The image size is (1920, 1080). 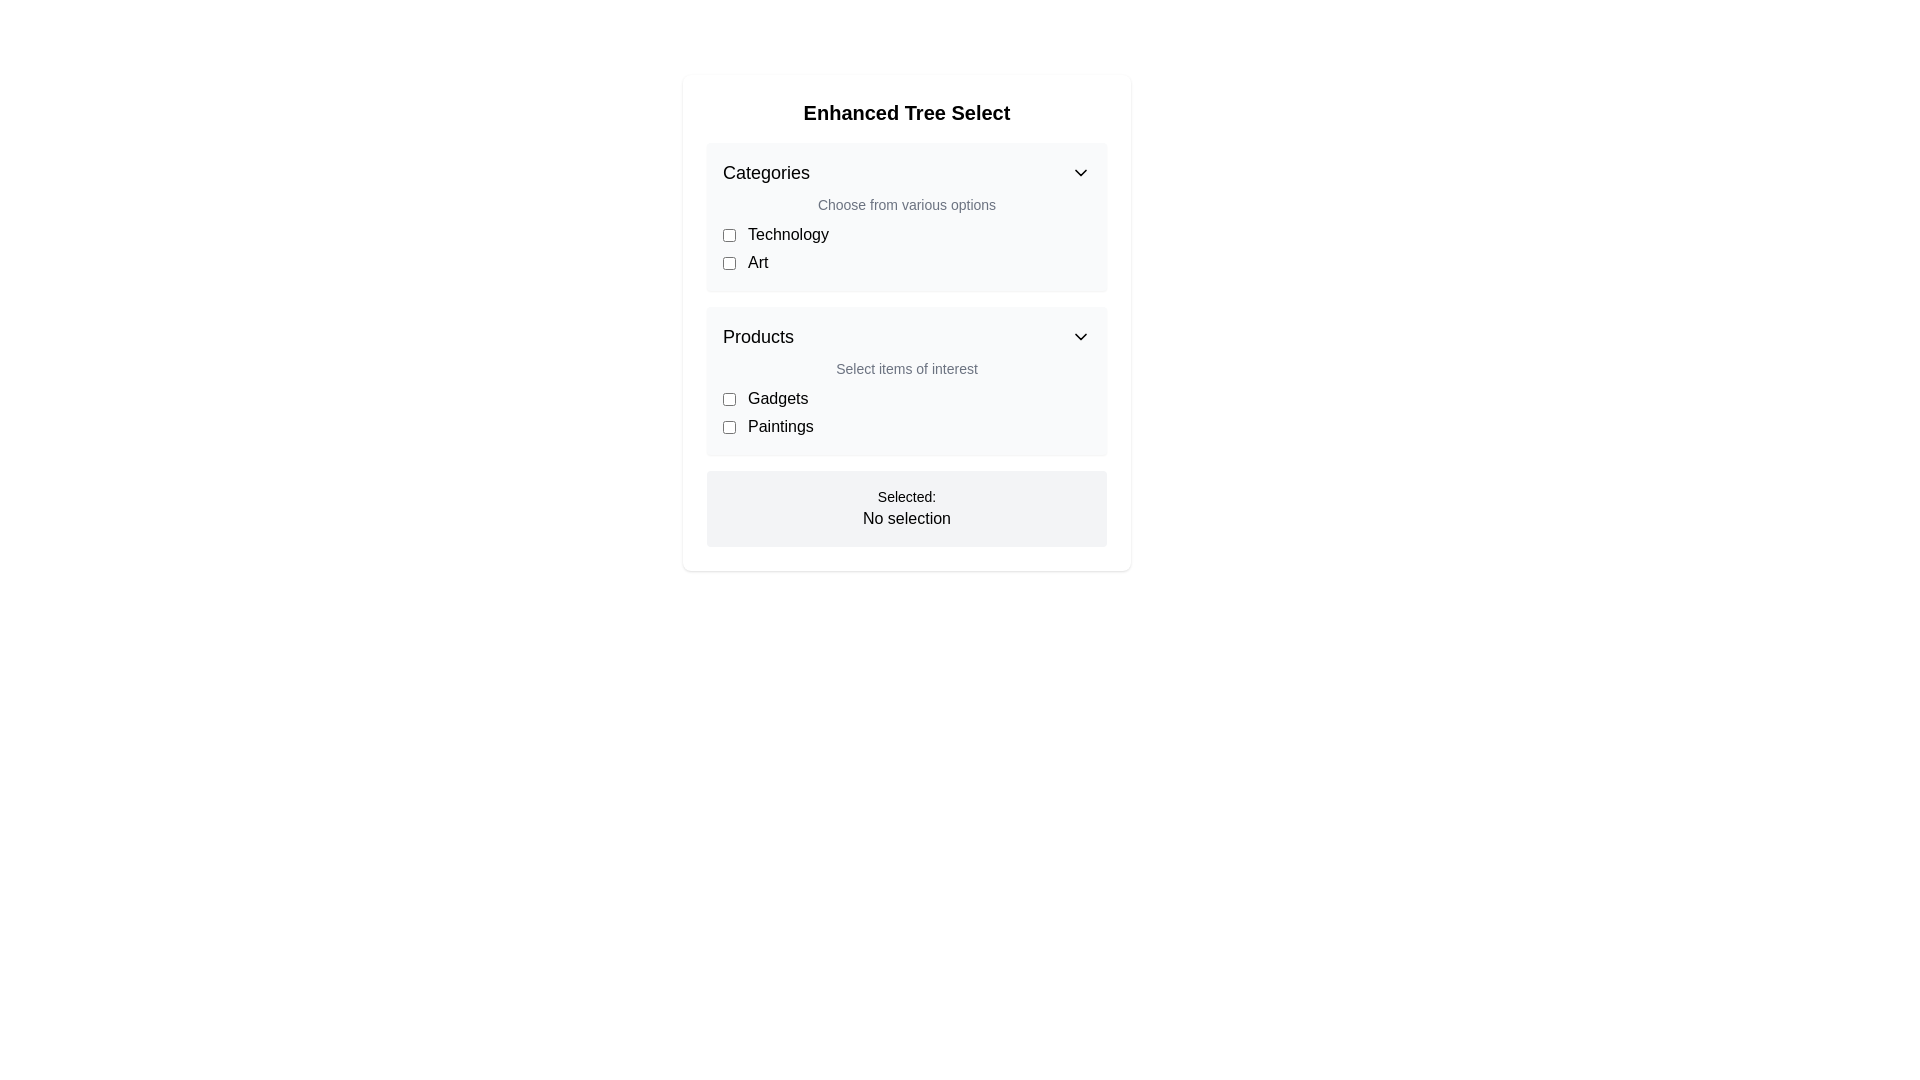 I want to click on the 'Technology' checkbox located in the 'Categories' section, so click(x=728, y=234).